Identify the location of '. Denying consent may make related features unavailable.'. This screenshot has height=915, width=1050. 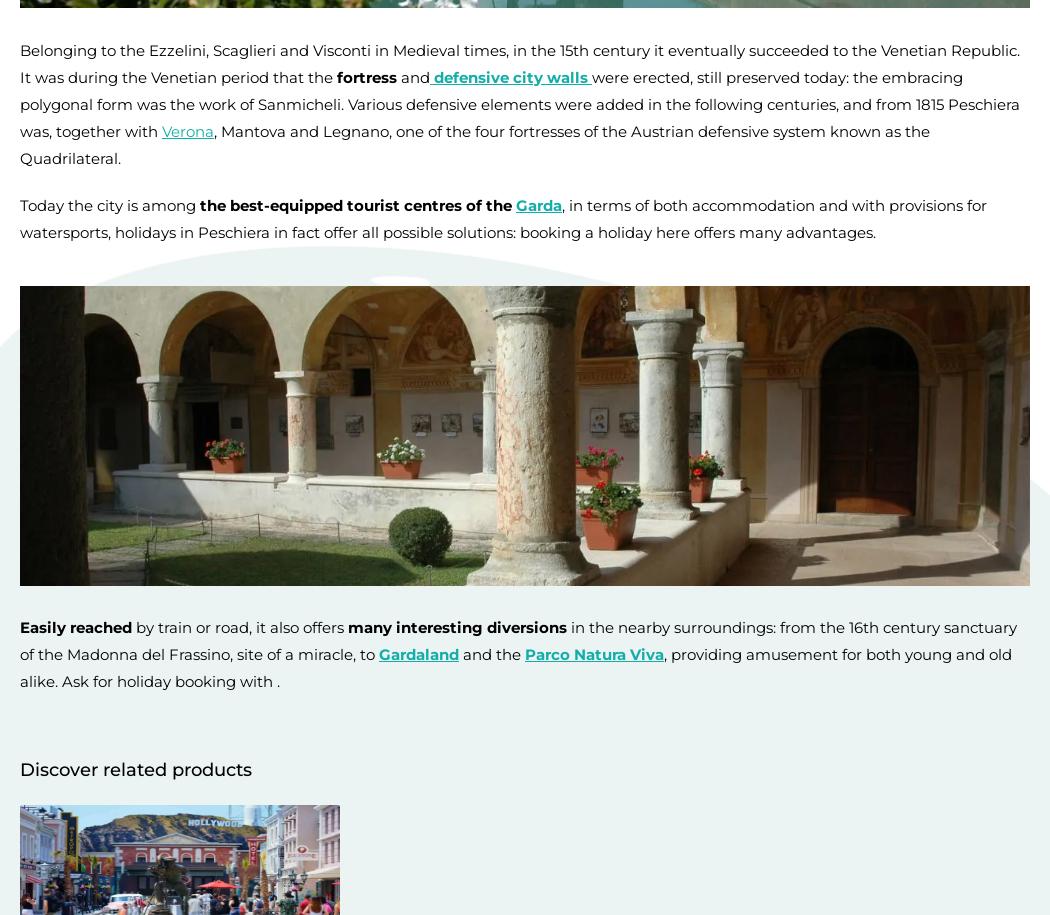
(499, 873).